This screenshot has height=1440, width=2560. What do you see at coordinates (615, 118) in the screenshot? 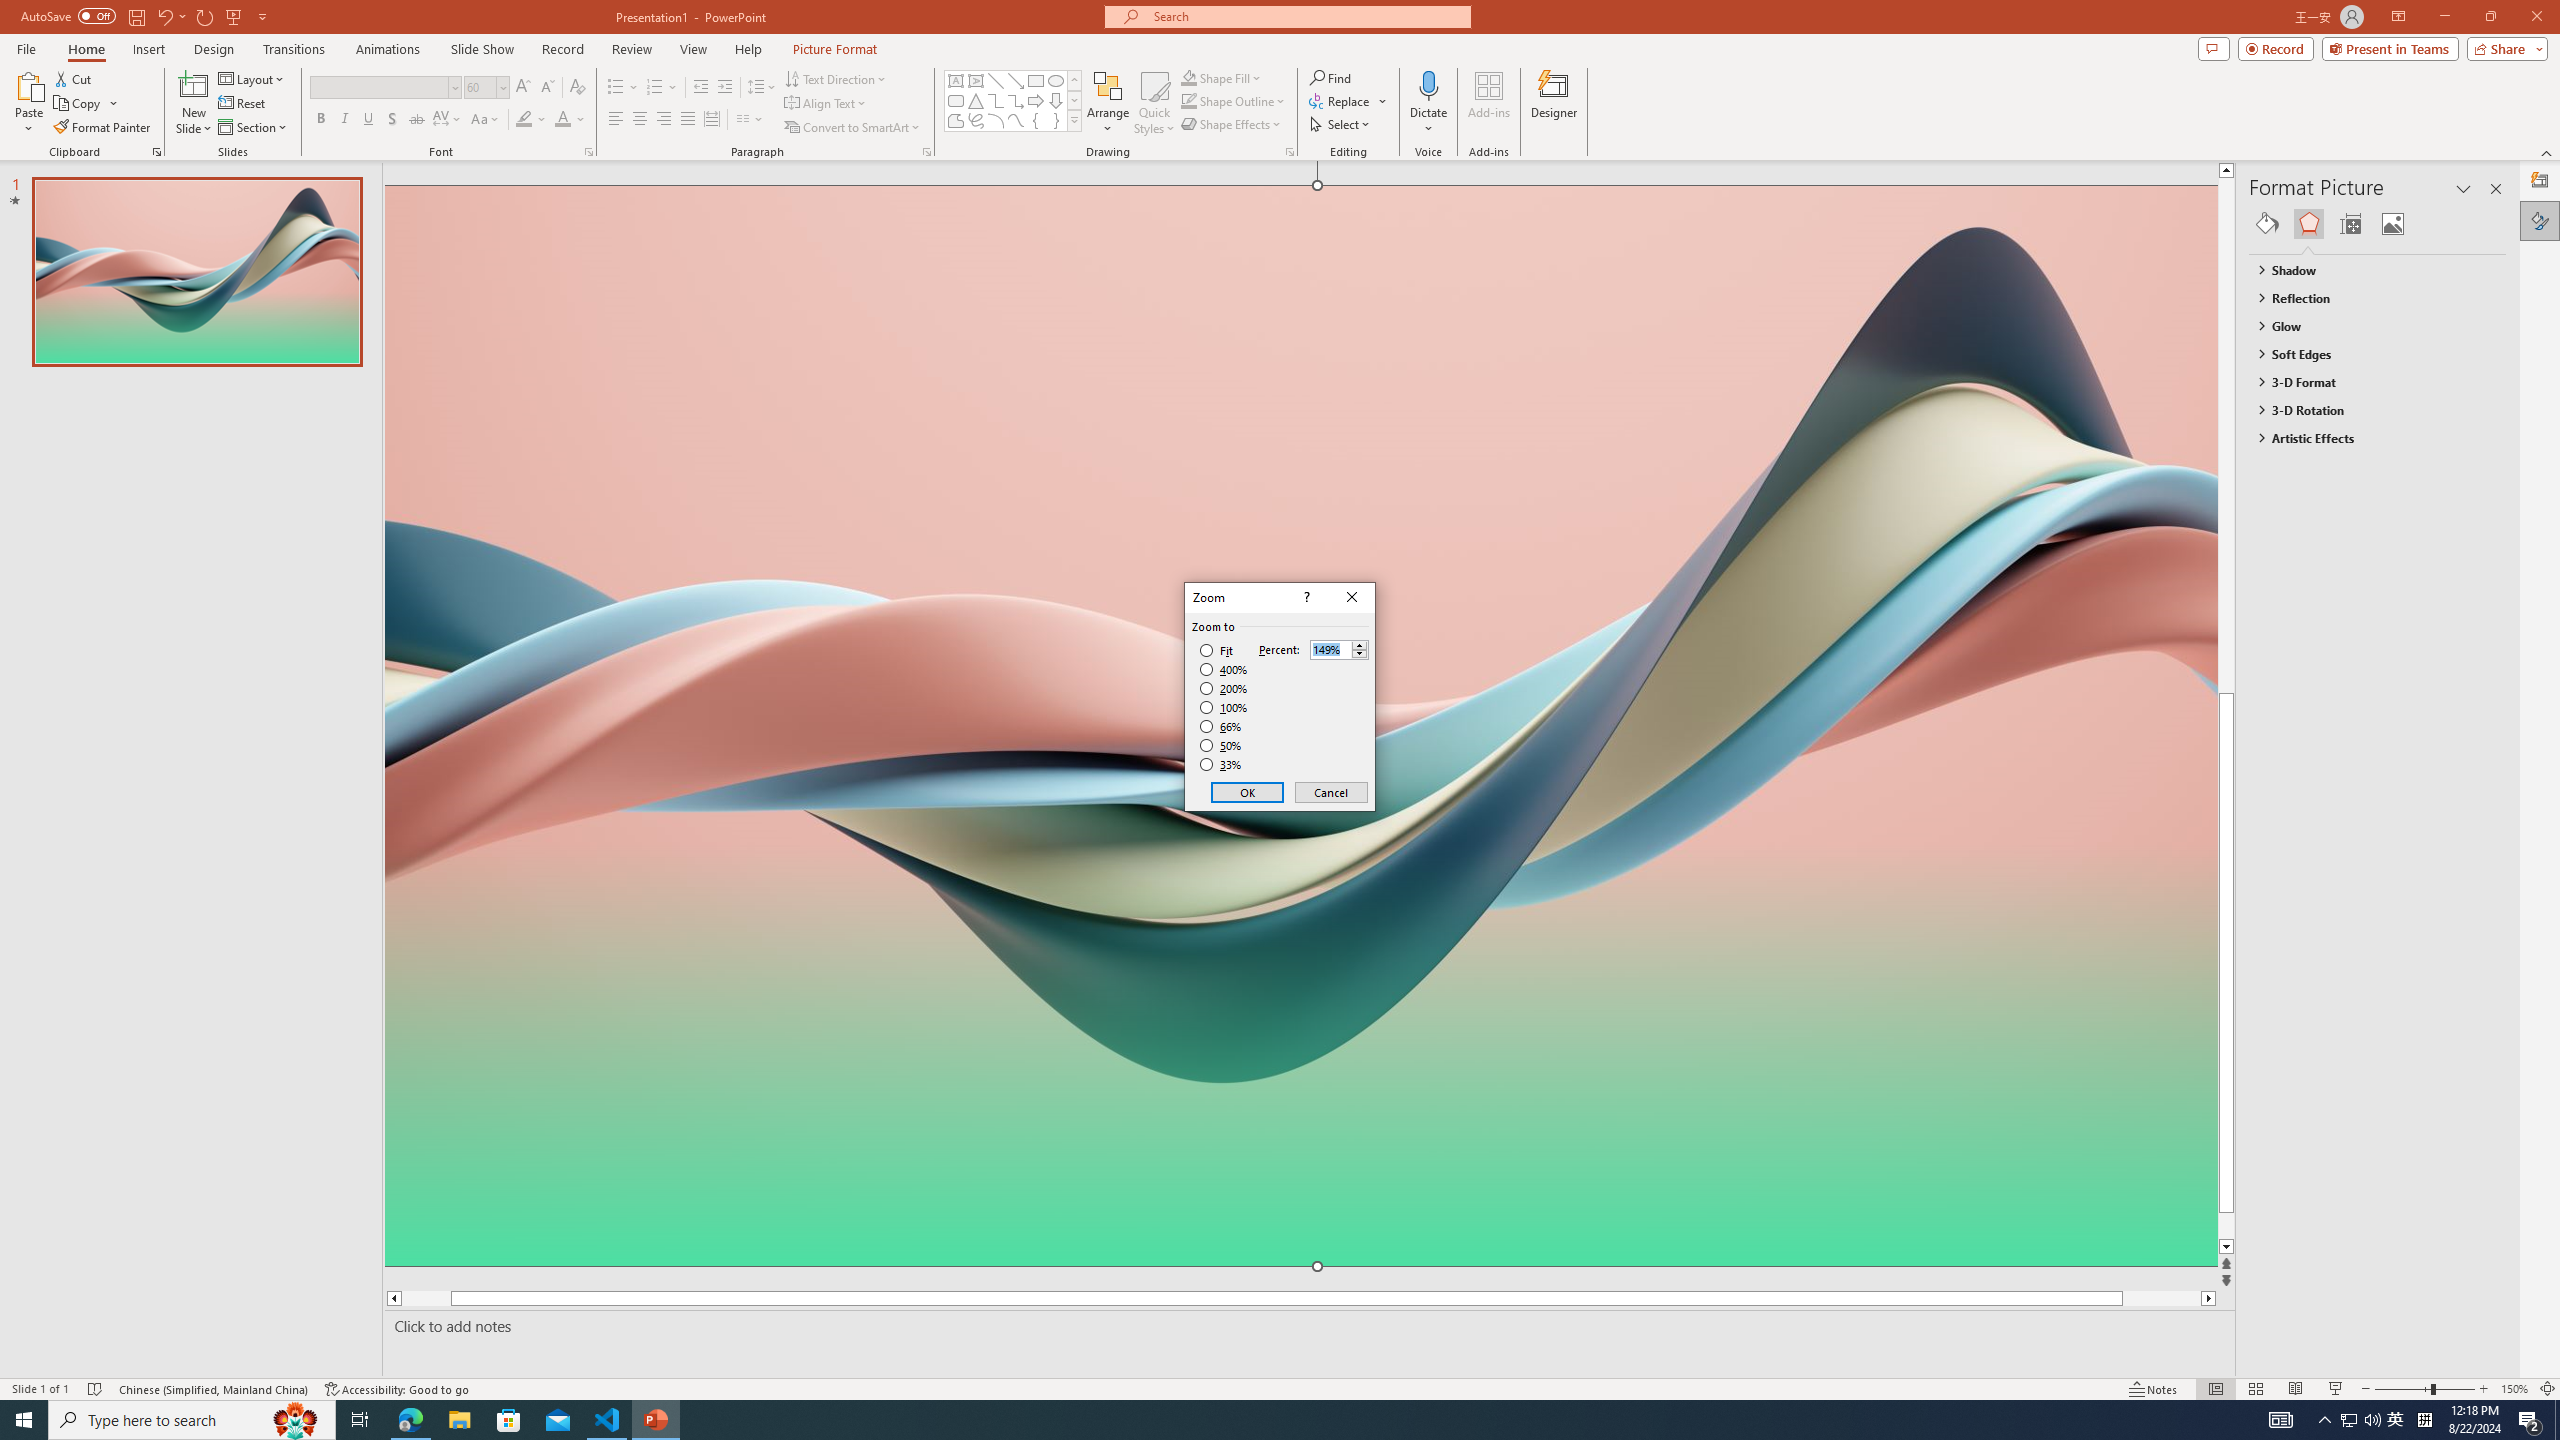
I see `'Align Left'` at bounding box center [615, 118].